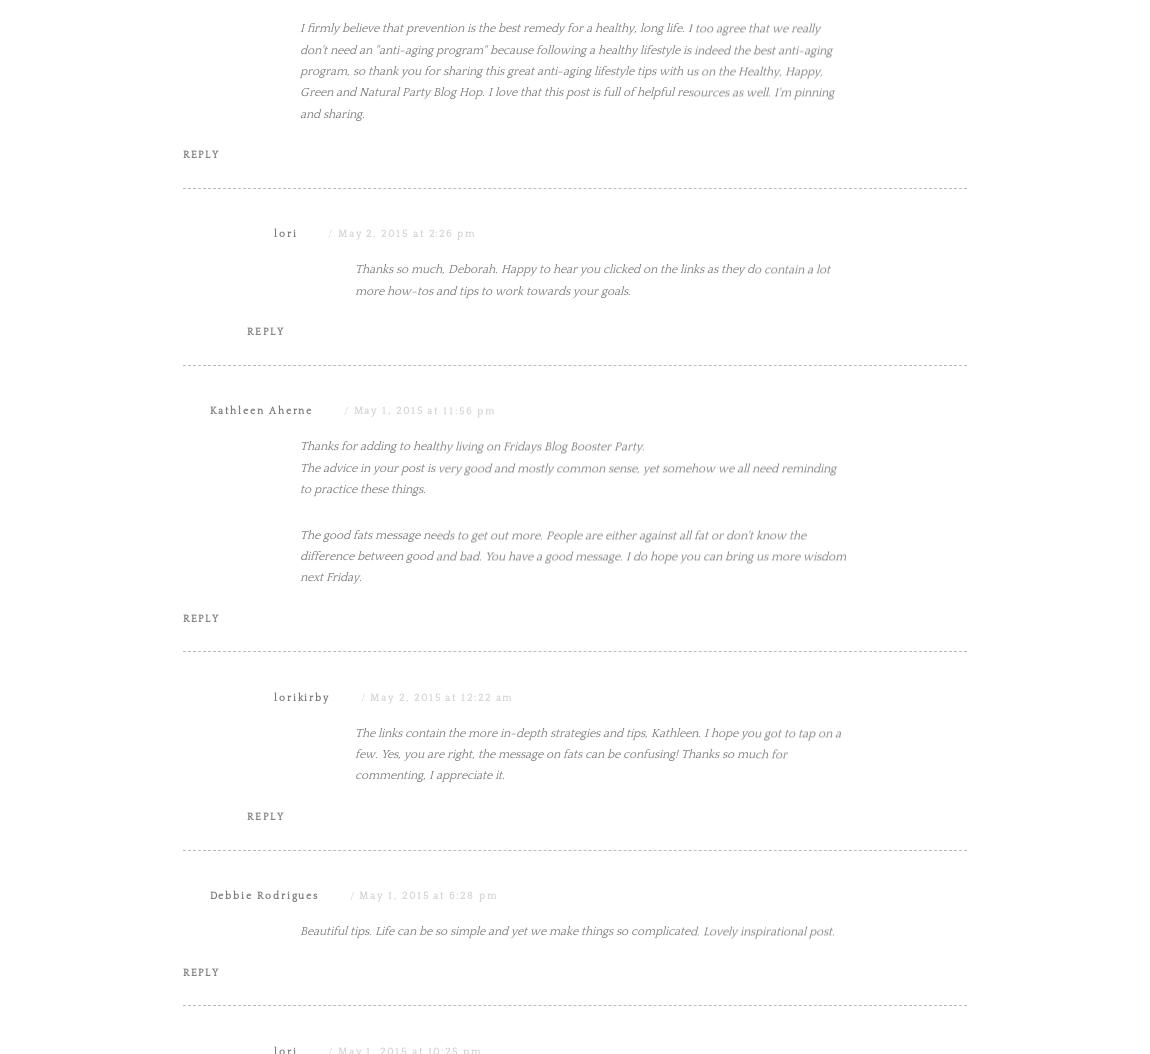 The image size is (1150, 1054). I want to click on 'The links contain the more in-depth strategies and tips, Kathleen.  I hope you got to tap on a few. Yes, you are right, the message on fats can be confusing!  Thanks so much for commenting,  I appreciate it.', so click(597, 955).